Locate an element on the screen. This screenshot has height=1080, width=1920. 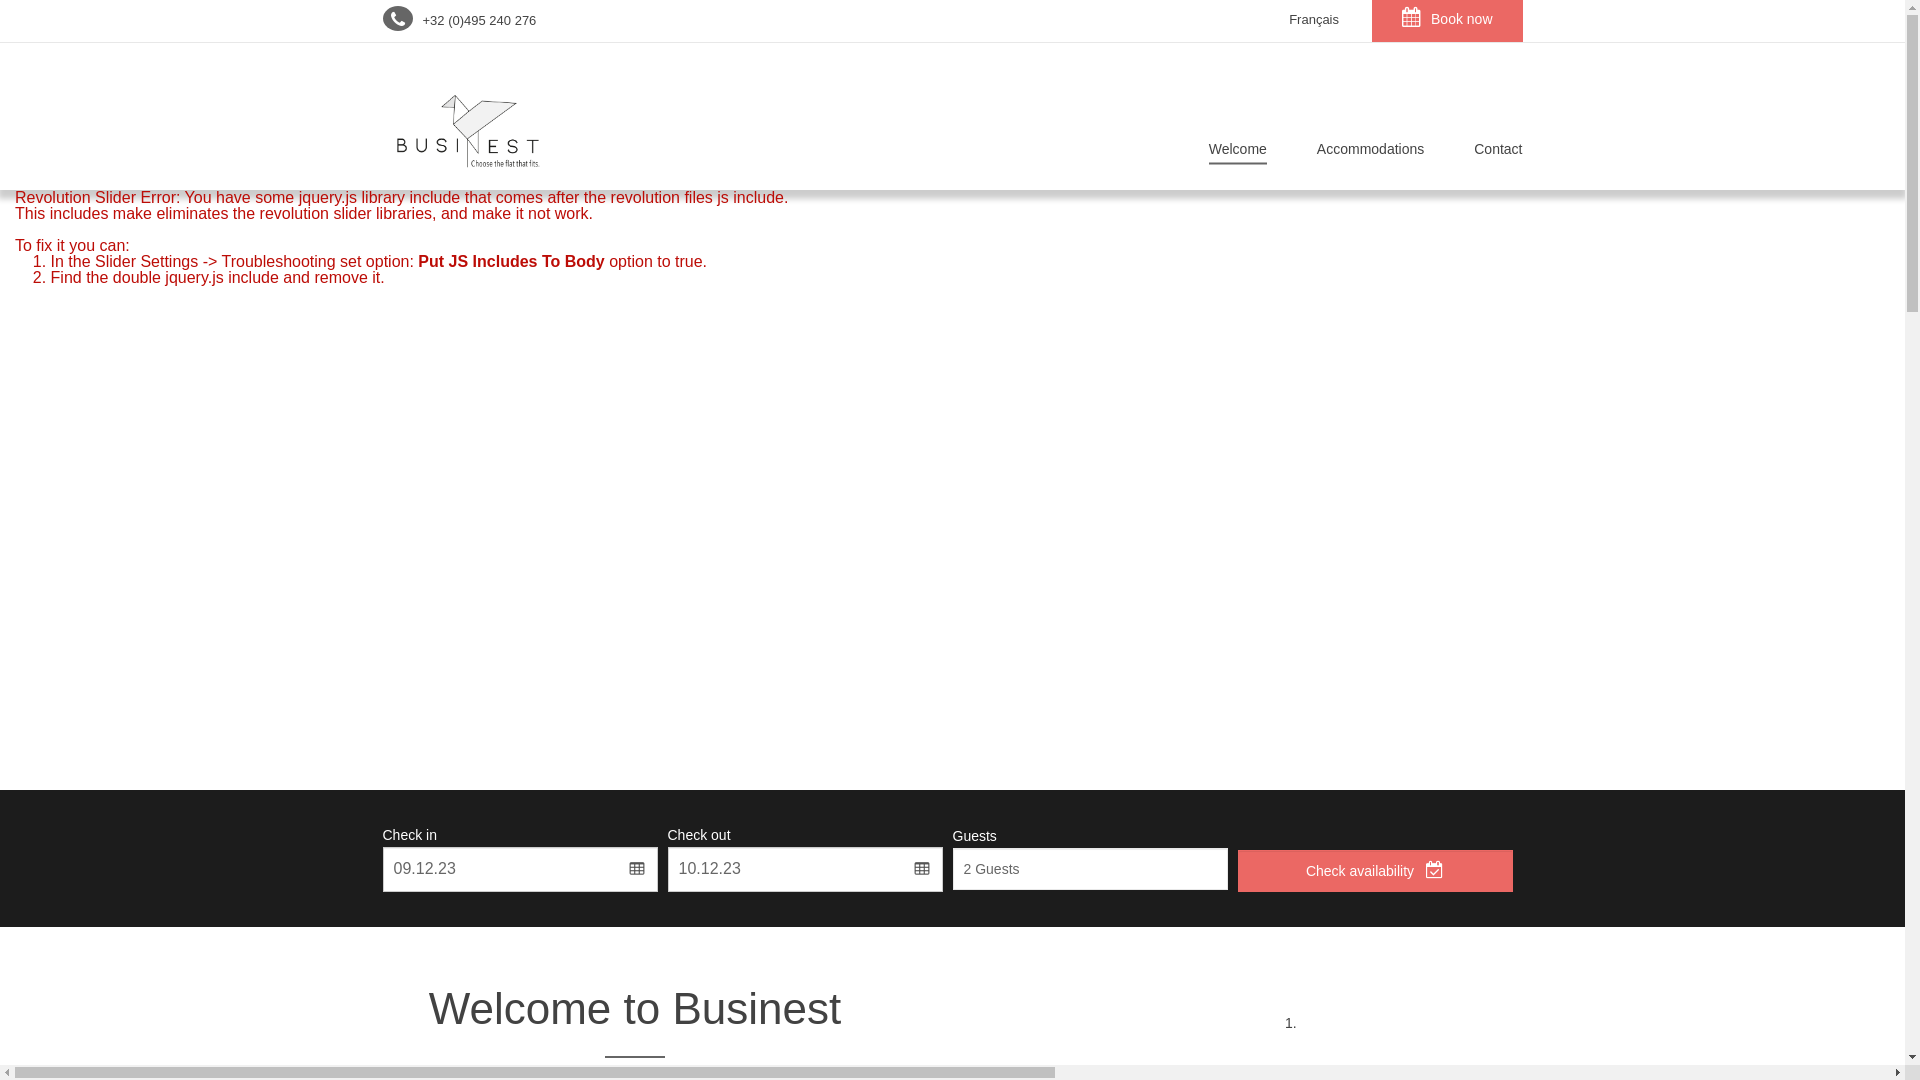
'Accommodations' is located at coordinates (1369, 152).